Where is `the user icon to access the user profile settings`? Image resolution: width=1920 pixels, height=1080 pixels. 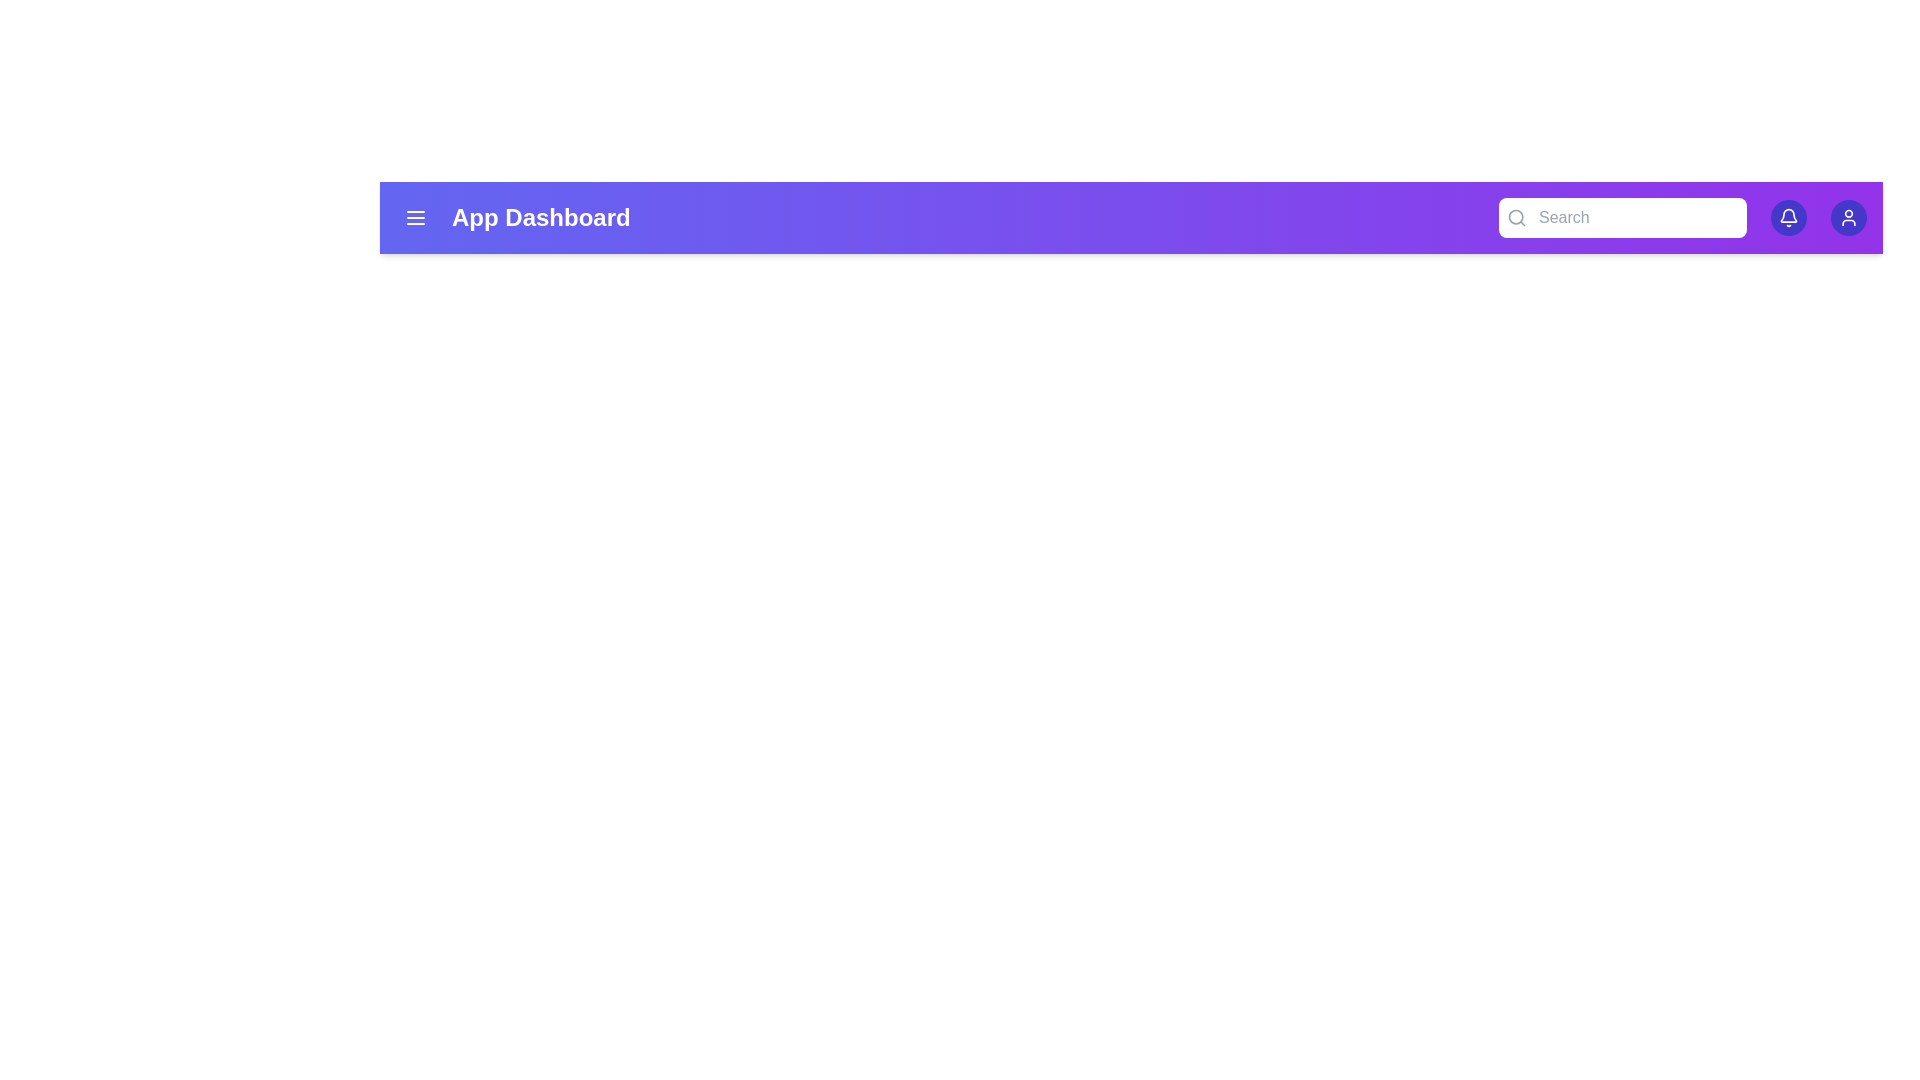
the user icon to access the user profile settings is located at coordinates (1847, 218).